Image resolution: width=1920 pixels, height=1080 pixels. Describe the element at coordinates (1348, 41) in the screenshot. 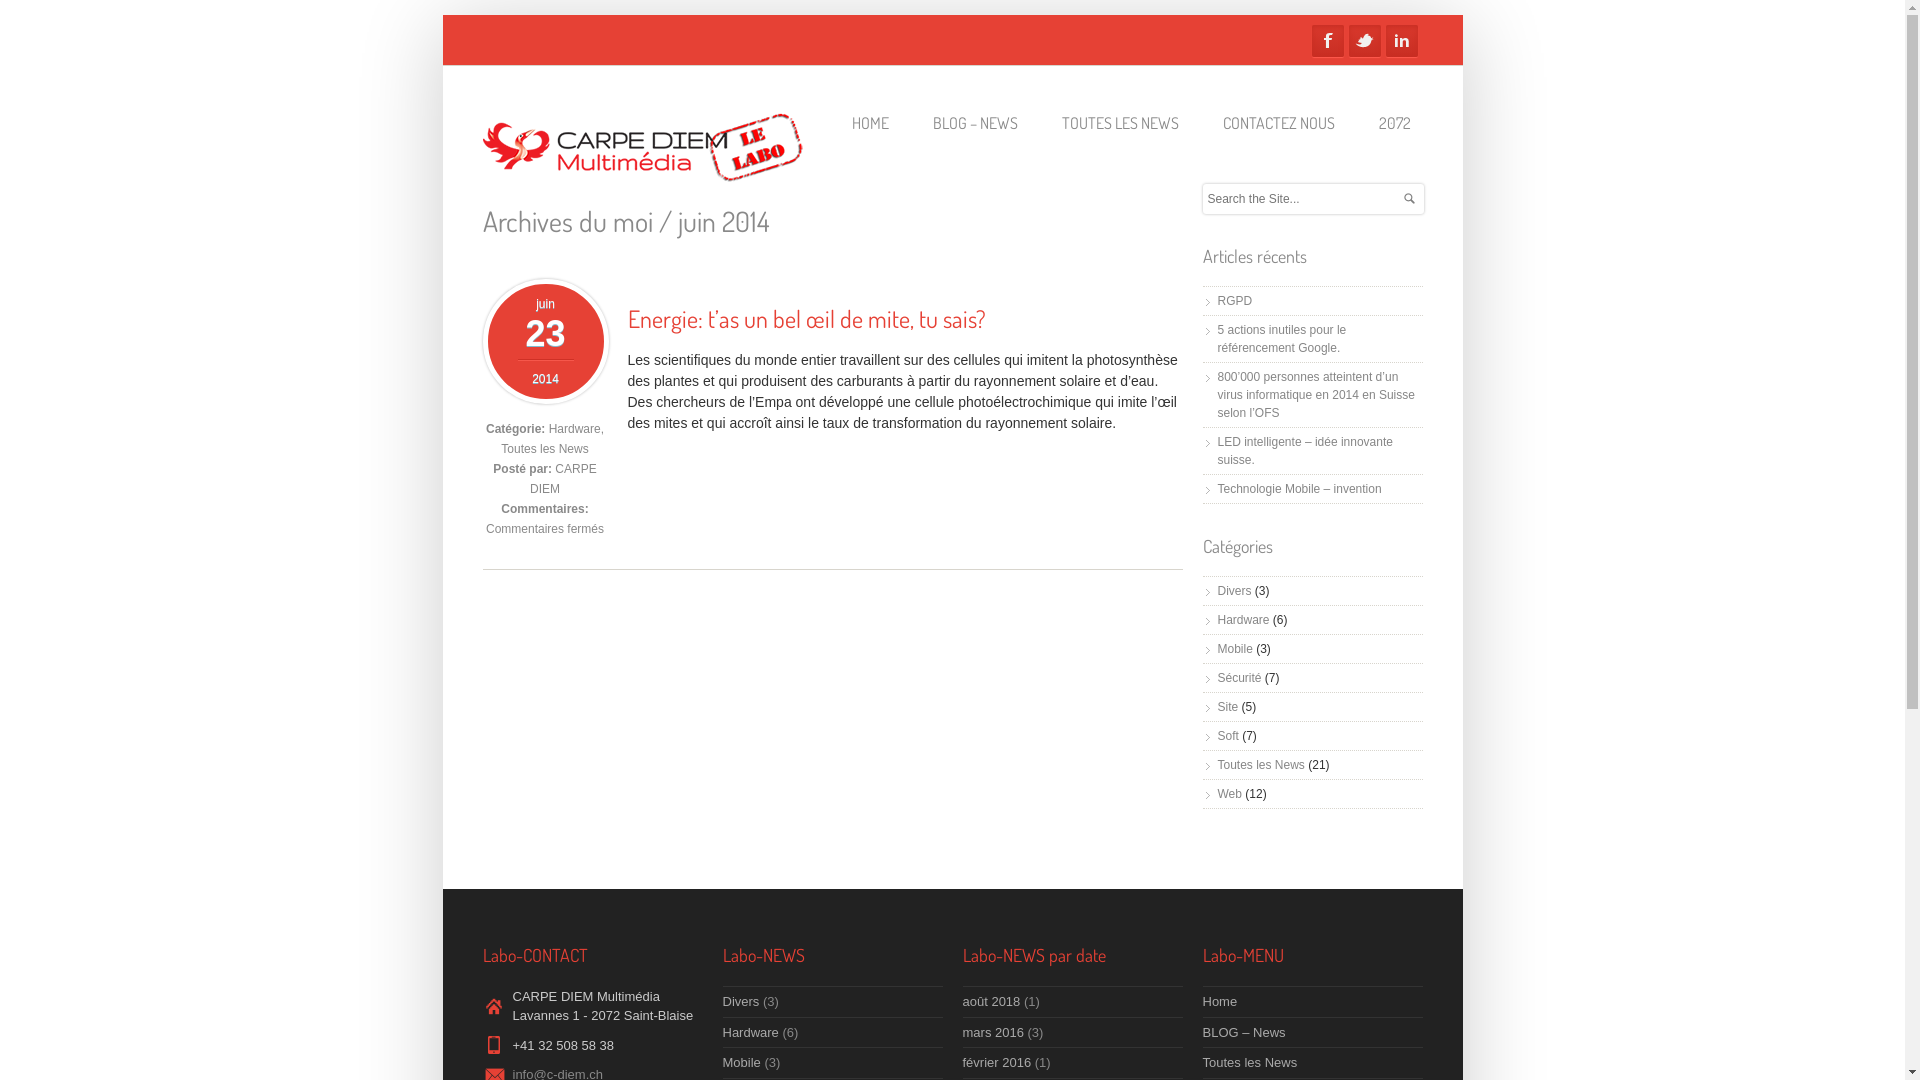

I see `'Twitter'` at that location.